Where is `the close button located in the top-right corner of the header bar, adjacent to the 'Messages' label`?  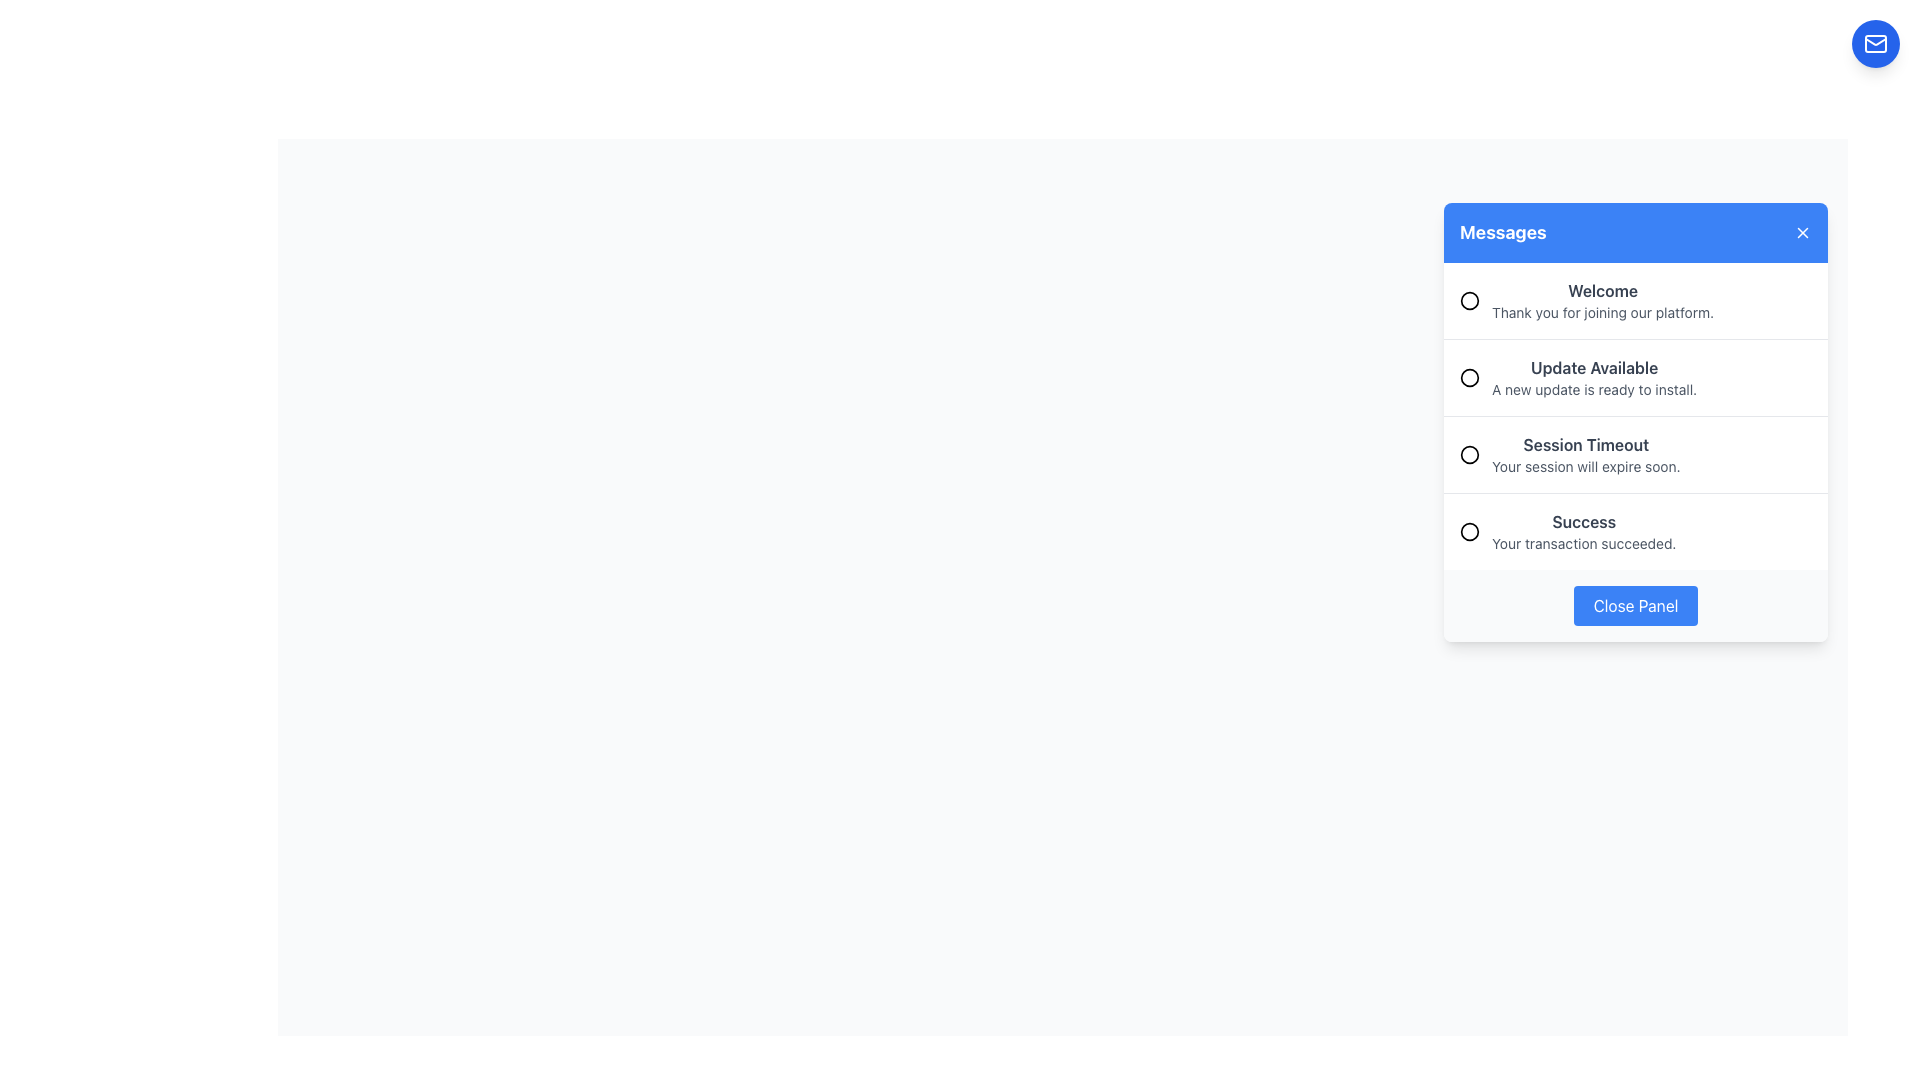 the close button located in the top-right corner of the header bar, adjacent to the 'Messages' label is located at coordinates (1803, 231).